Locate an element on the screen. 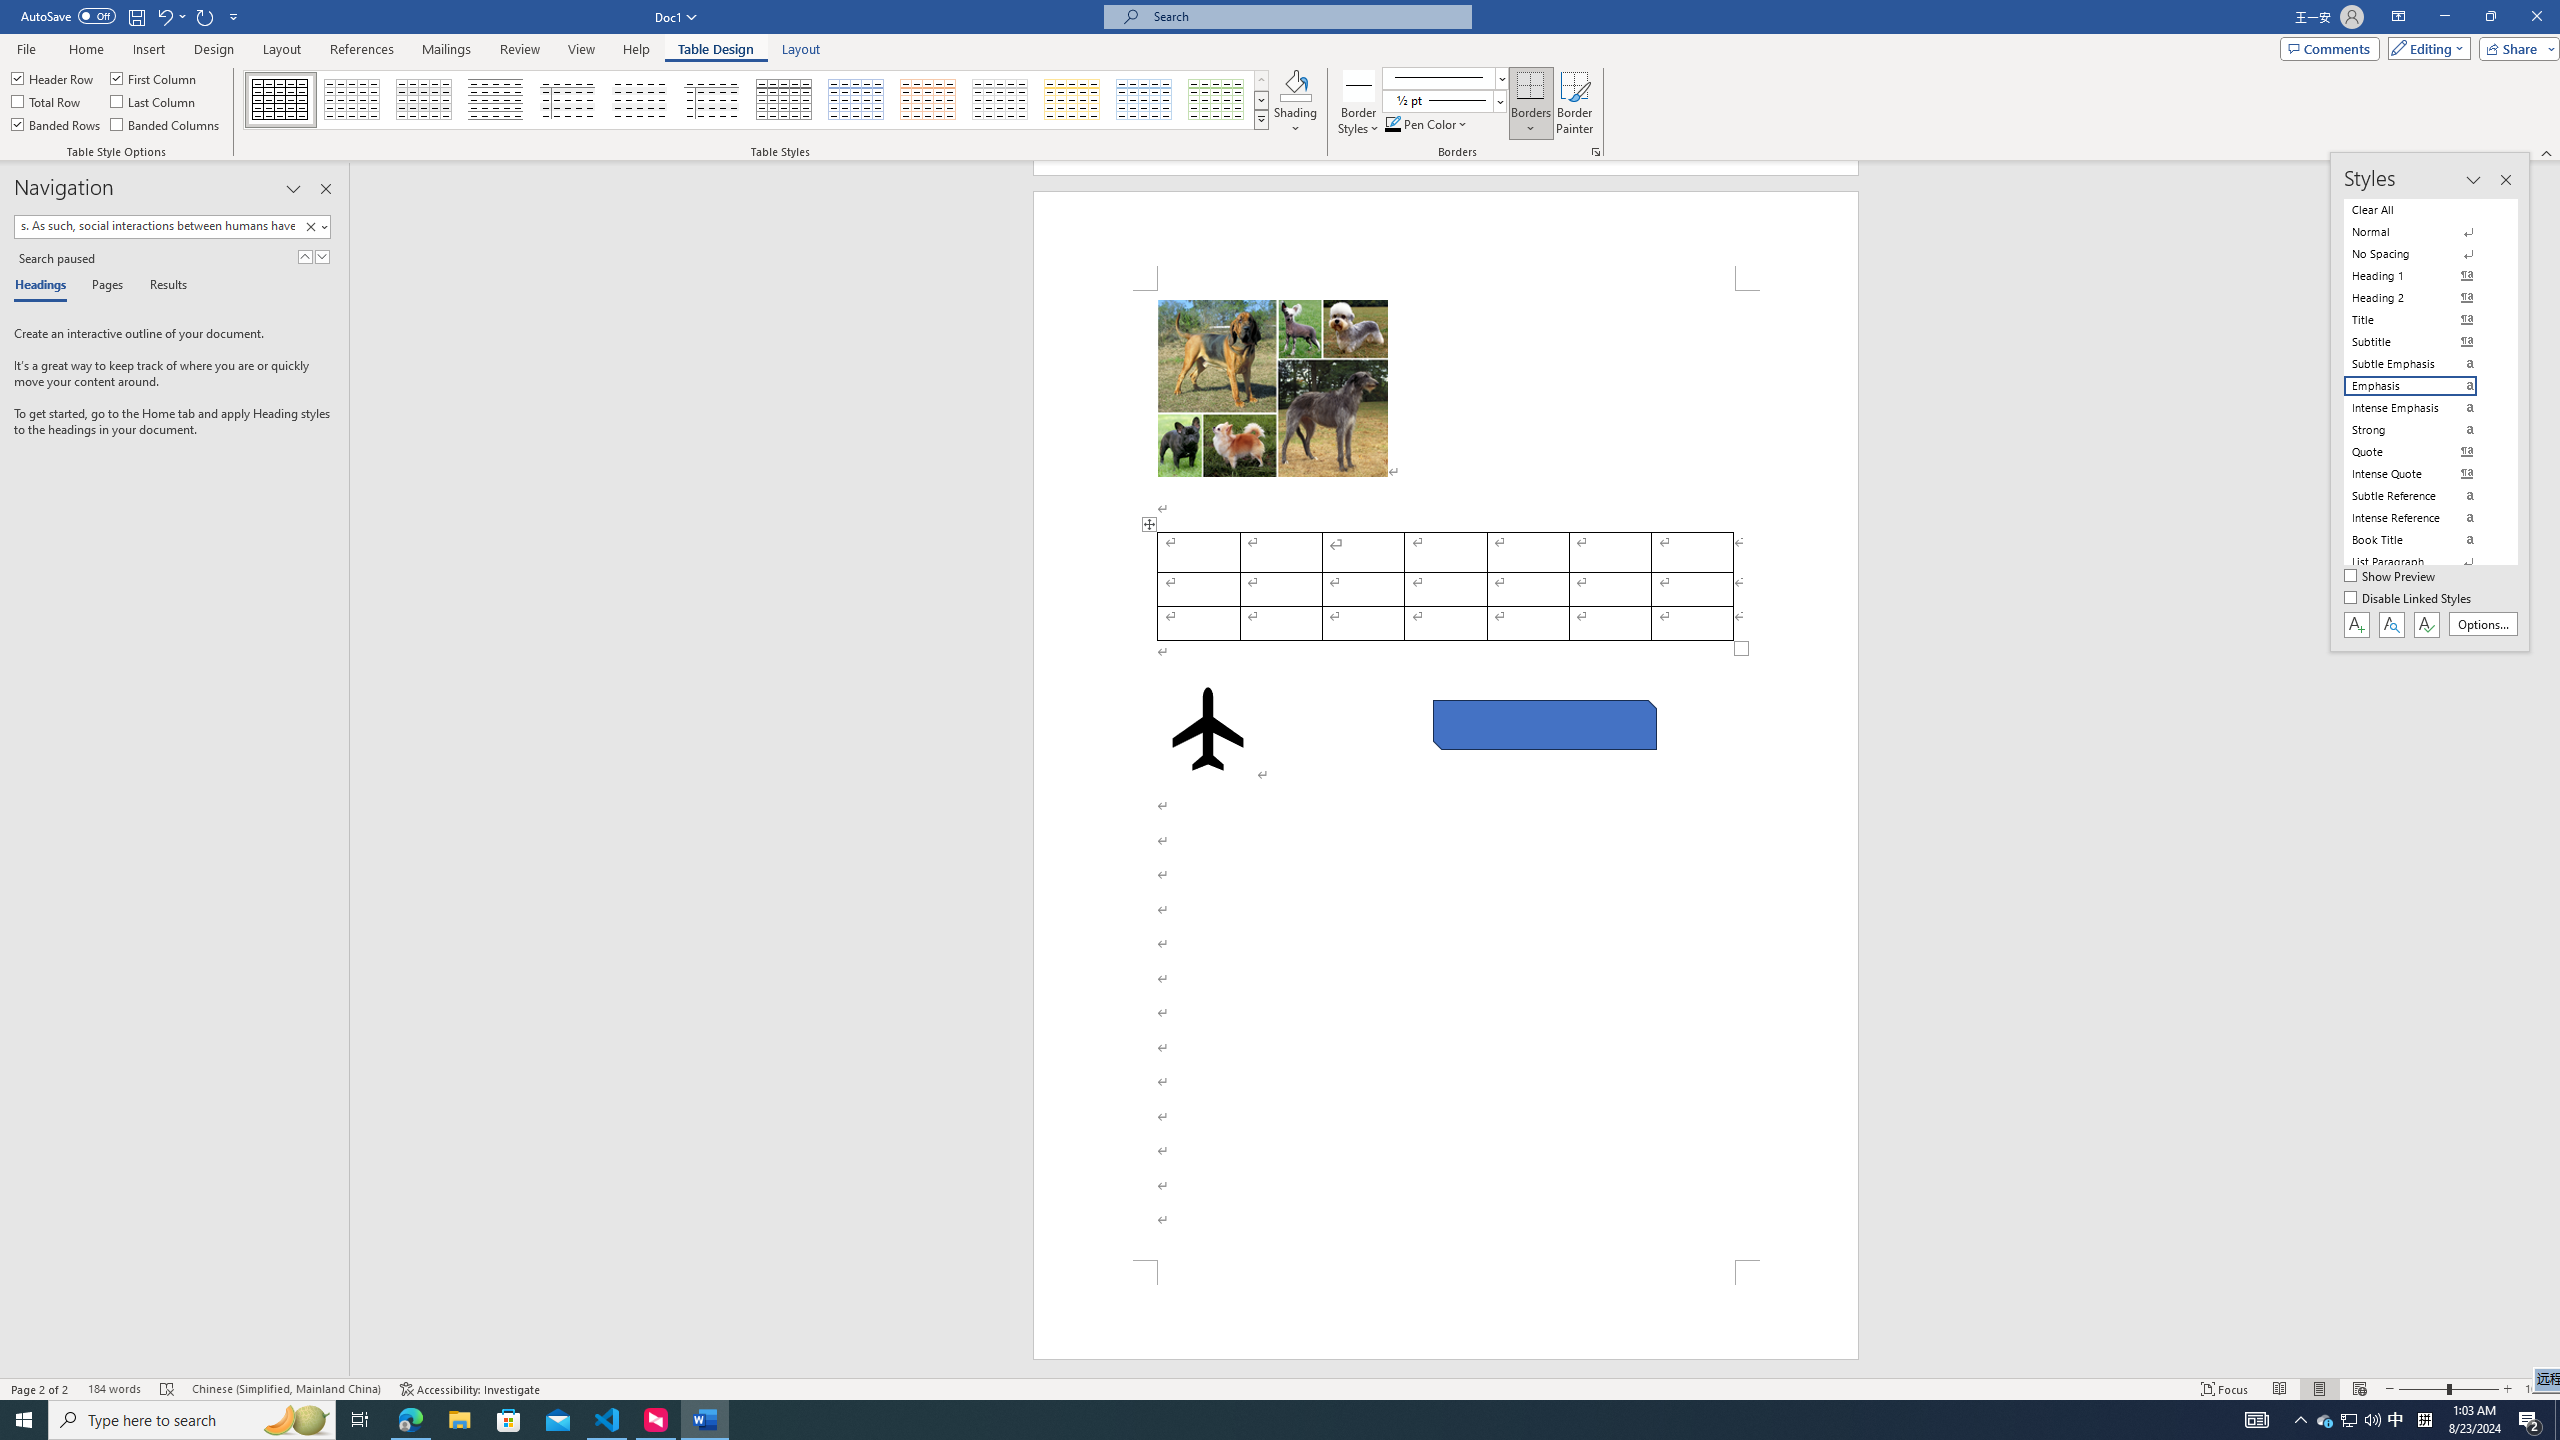  'Clear' is located at coordinates (313, 225).